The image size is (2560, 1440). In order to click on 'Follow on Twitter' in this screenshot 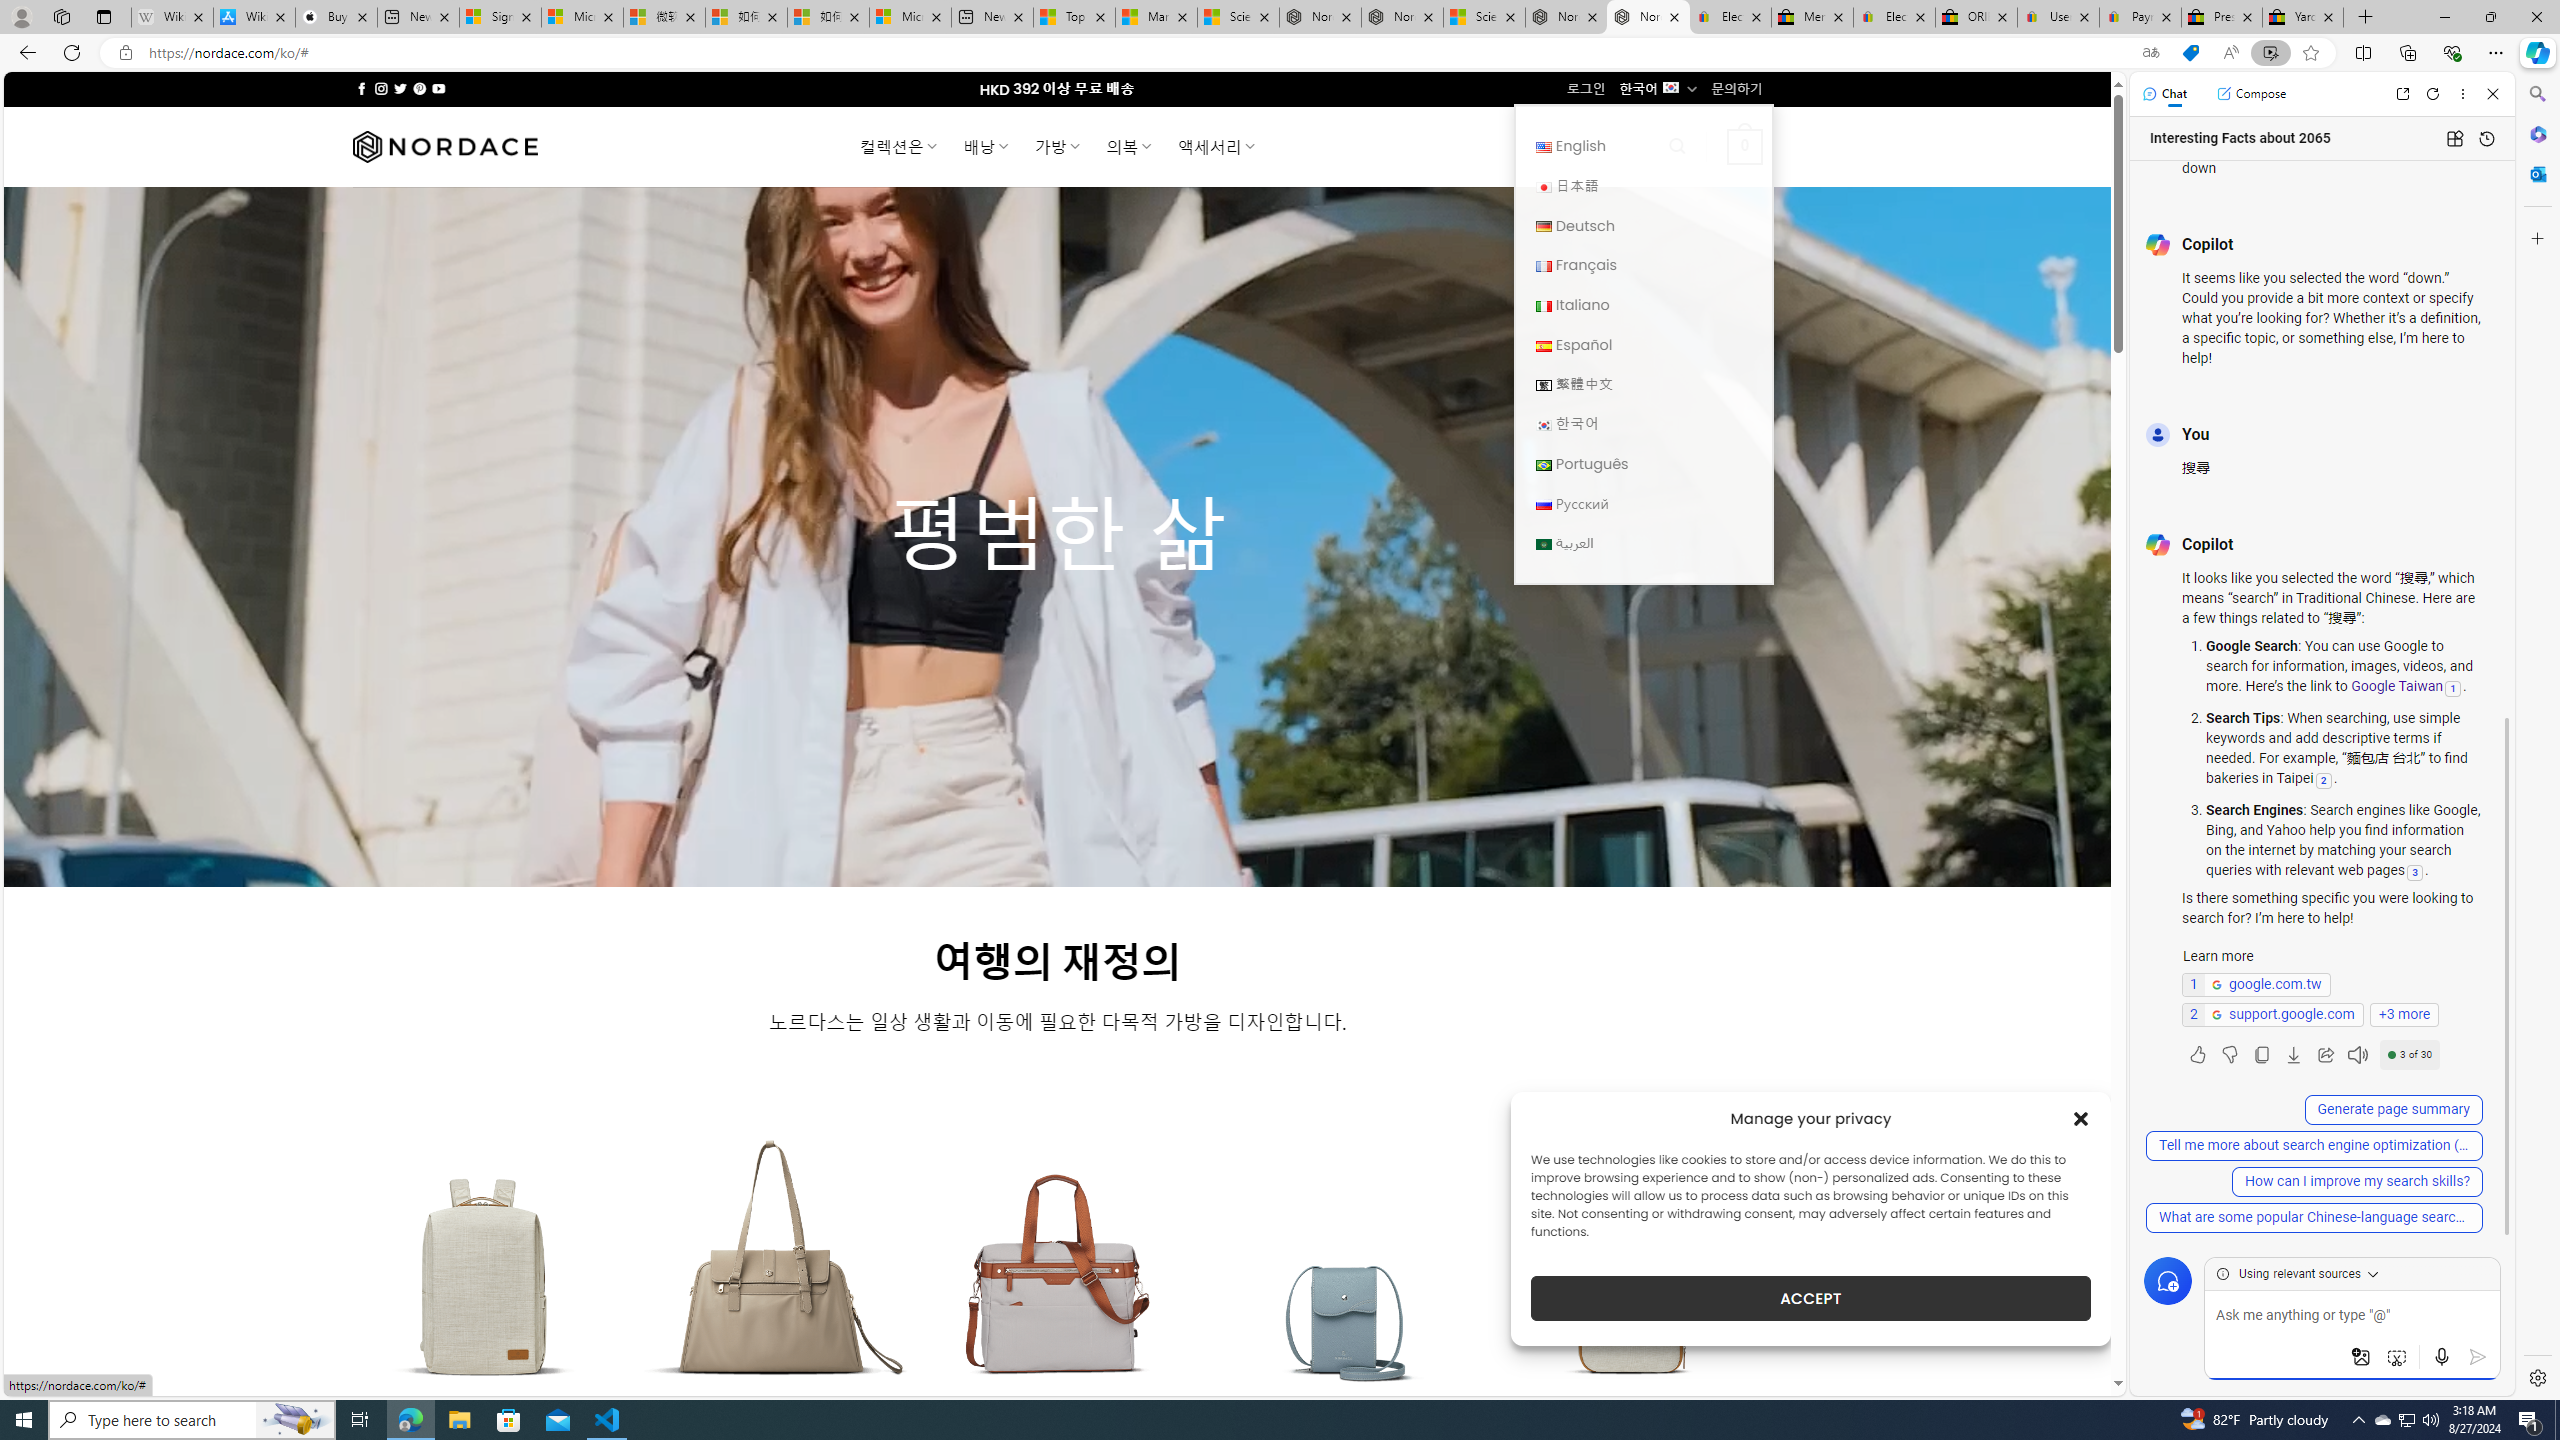, I will do `click(399, 88)`.